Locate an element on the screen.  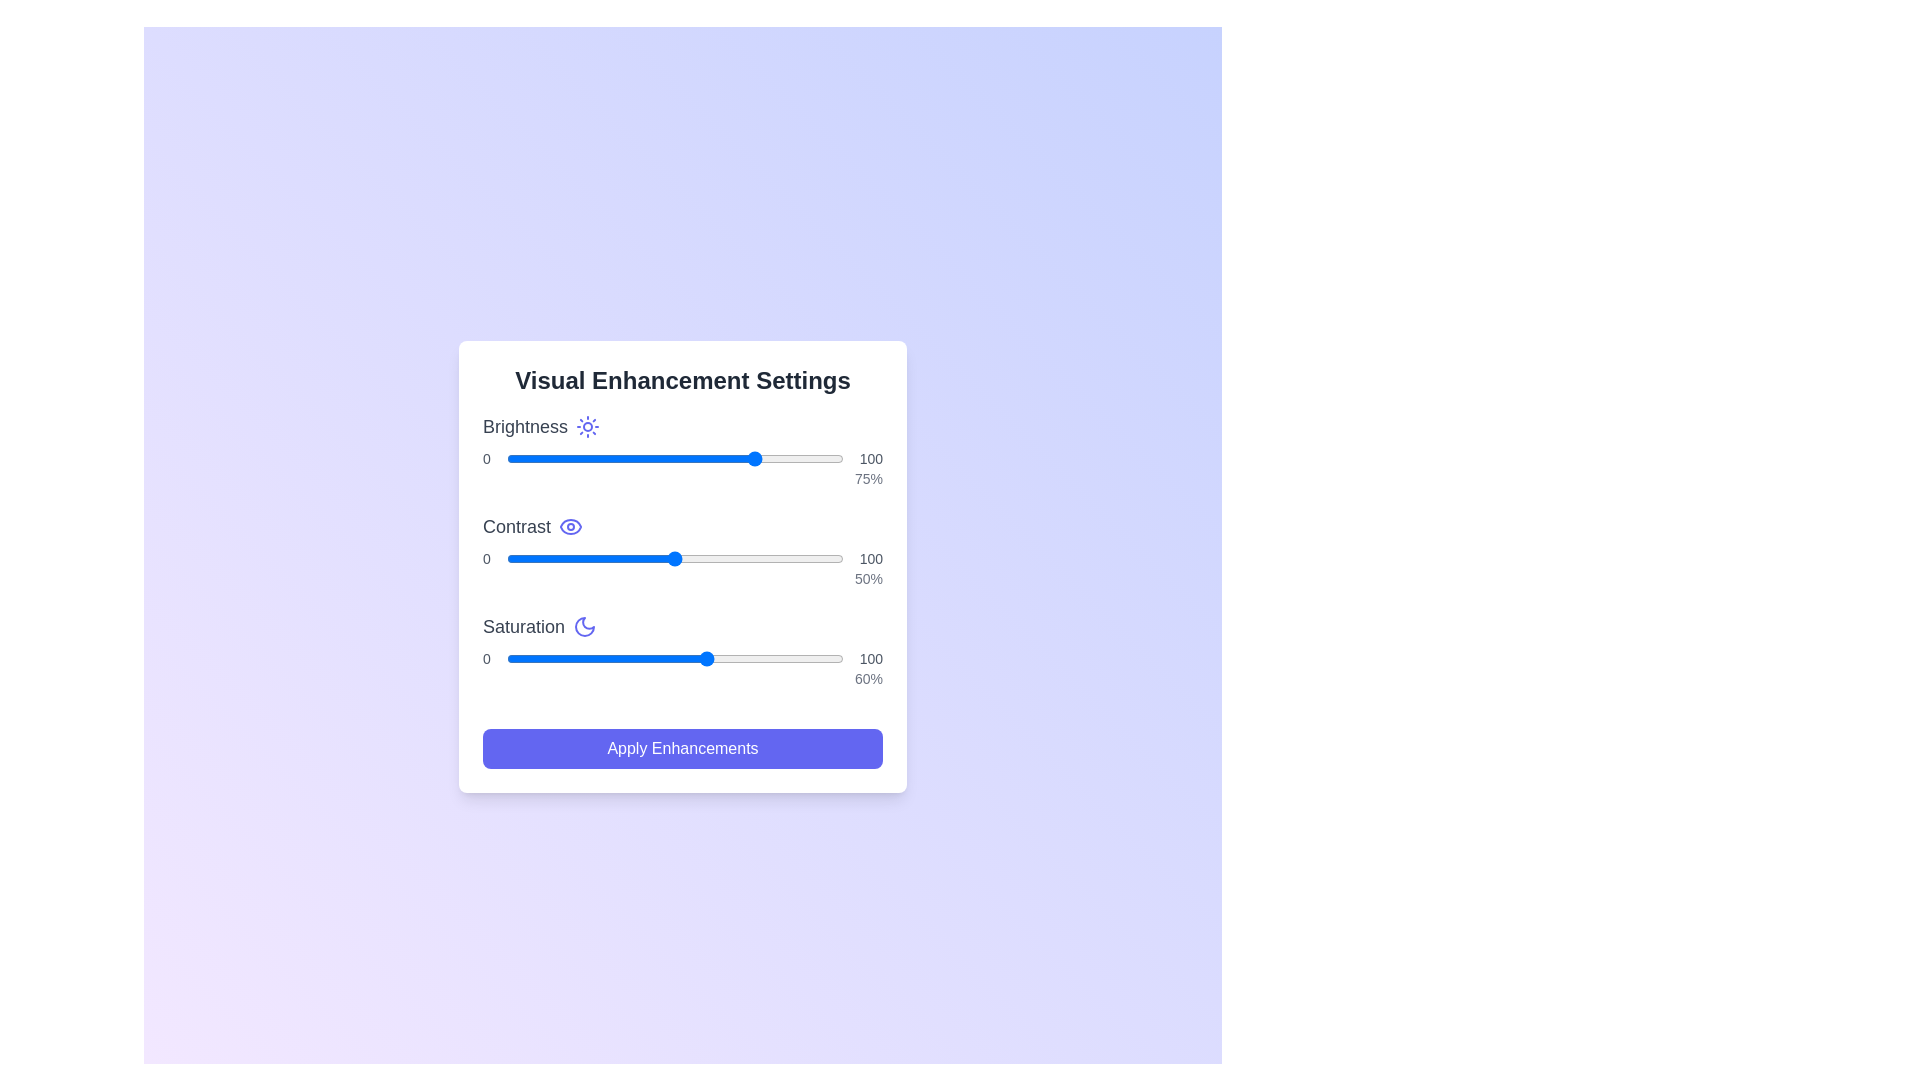
the contrast slider to set the contrast to 62% is located at coordinates (715, 559).